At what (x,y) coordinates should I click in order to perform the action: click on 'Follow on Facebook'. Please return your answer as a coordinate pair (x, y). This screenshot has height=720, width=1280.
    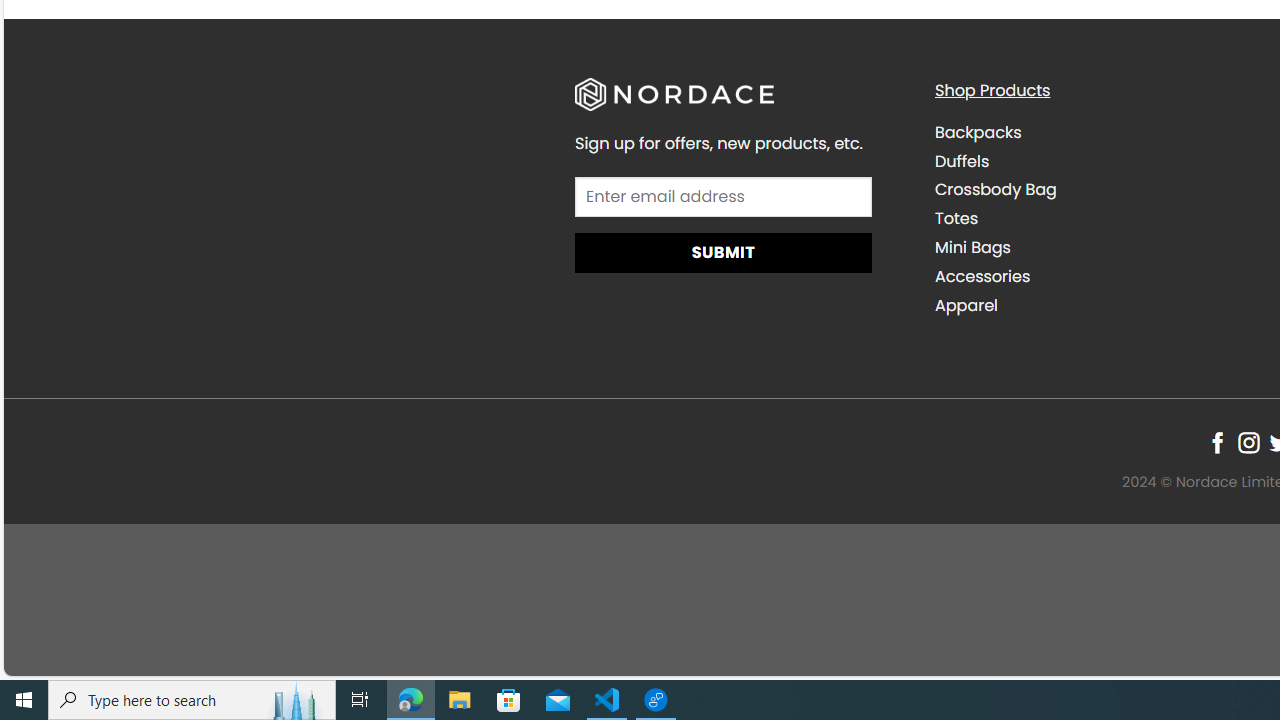
    Looking at the image, I should click on (1216, 441).